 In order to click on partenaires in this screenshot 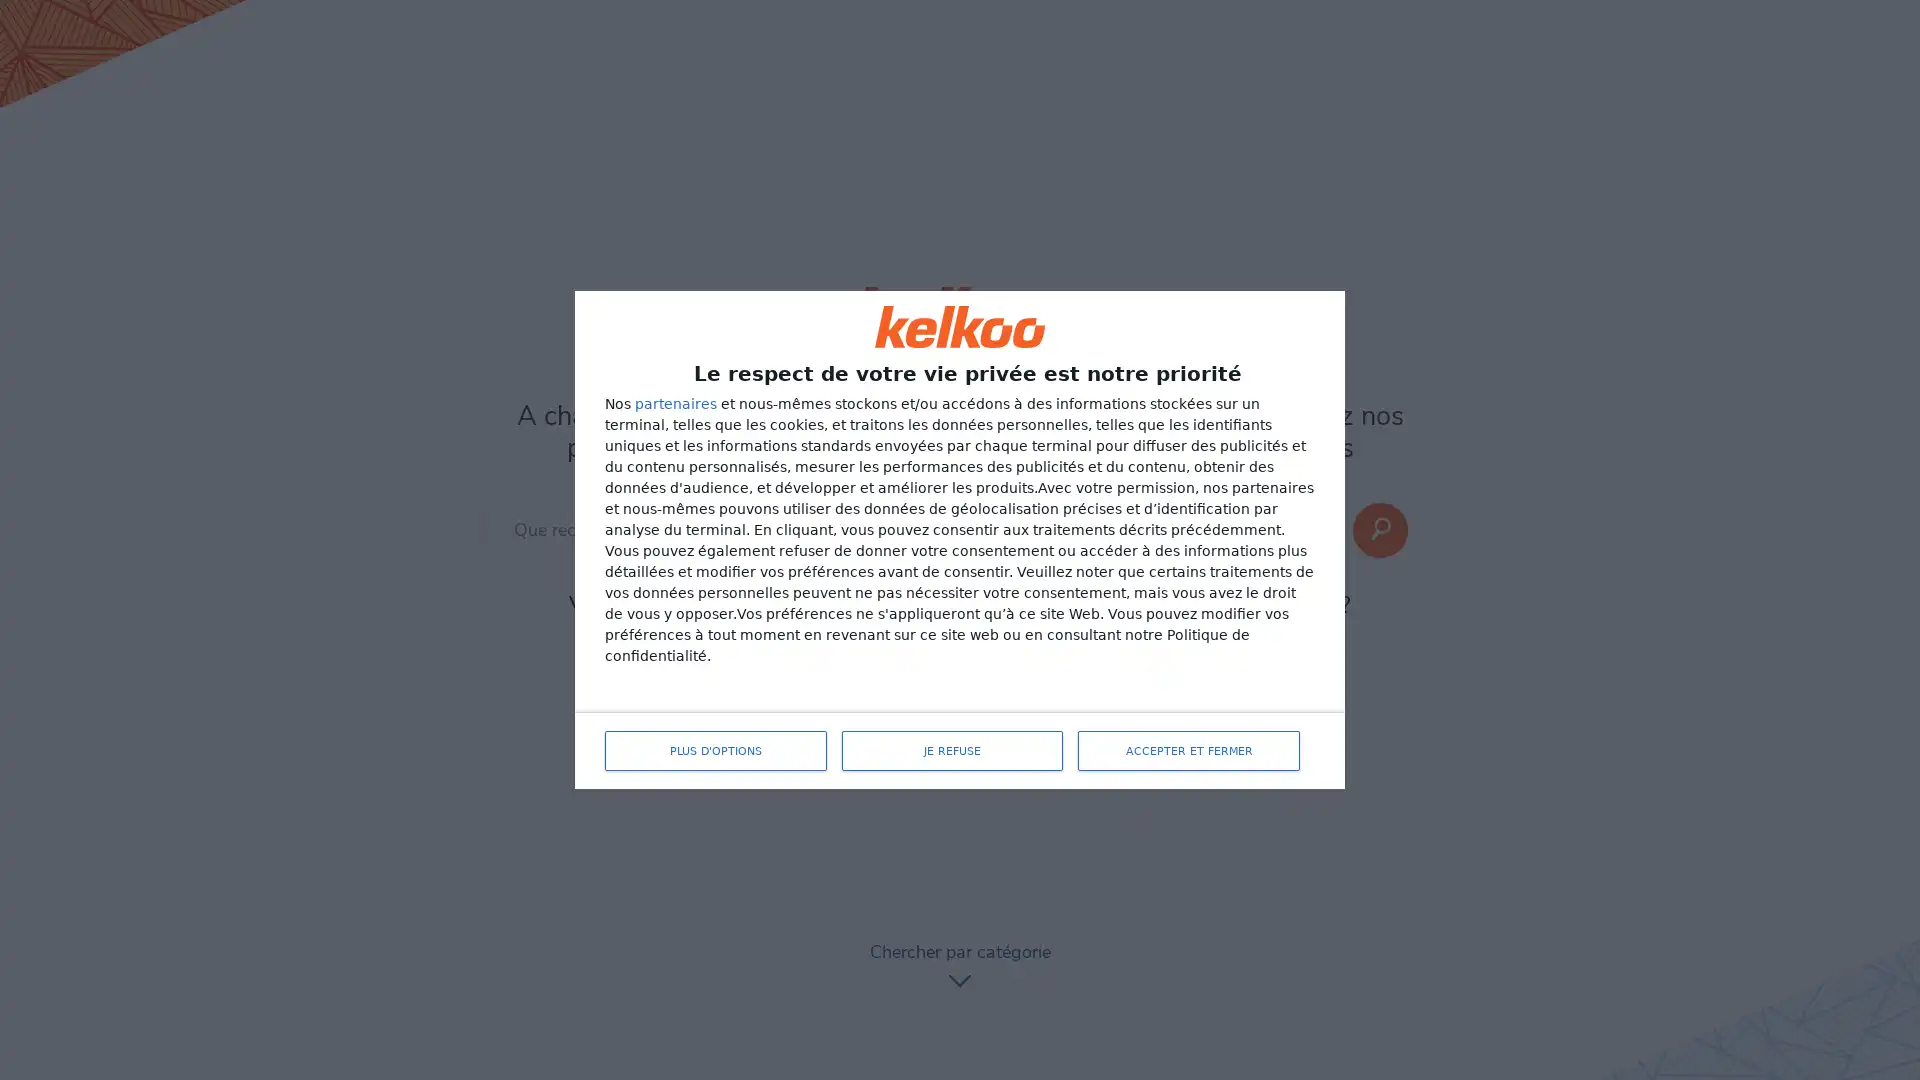, I will do `click(676, 404)`.